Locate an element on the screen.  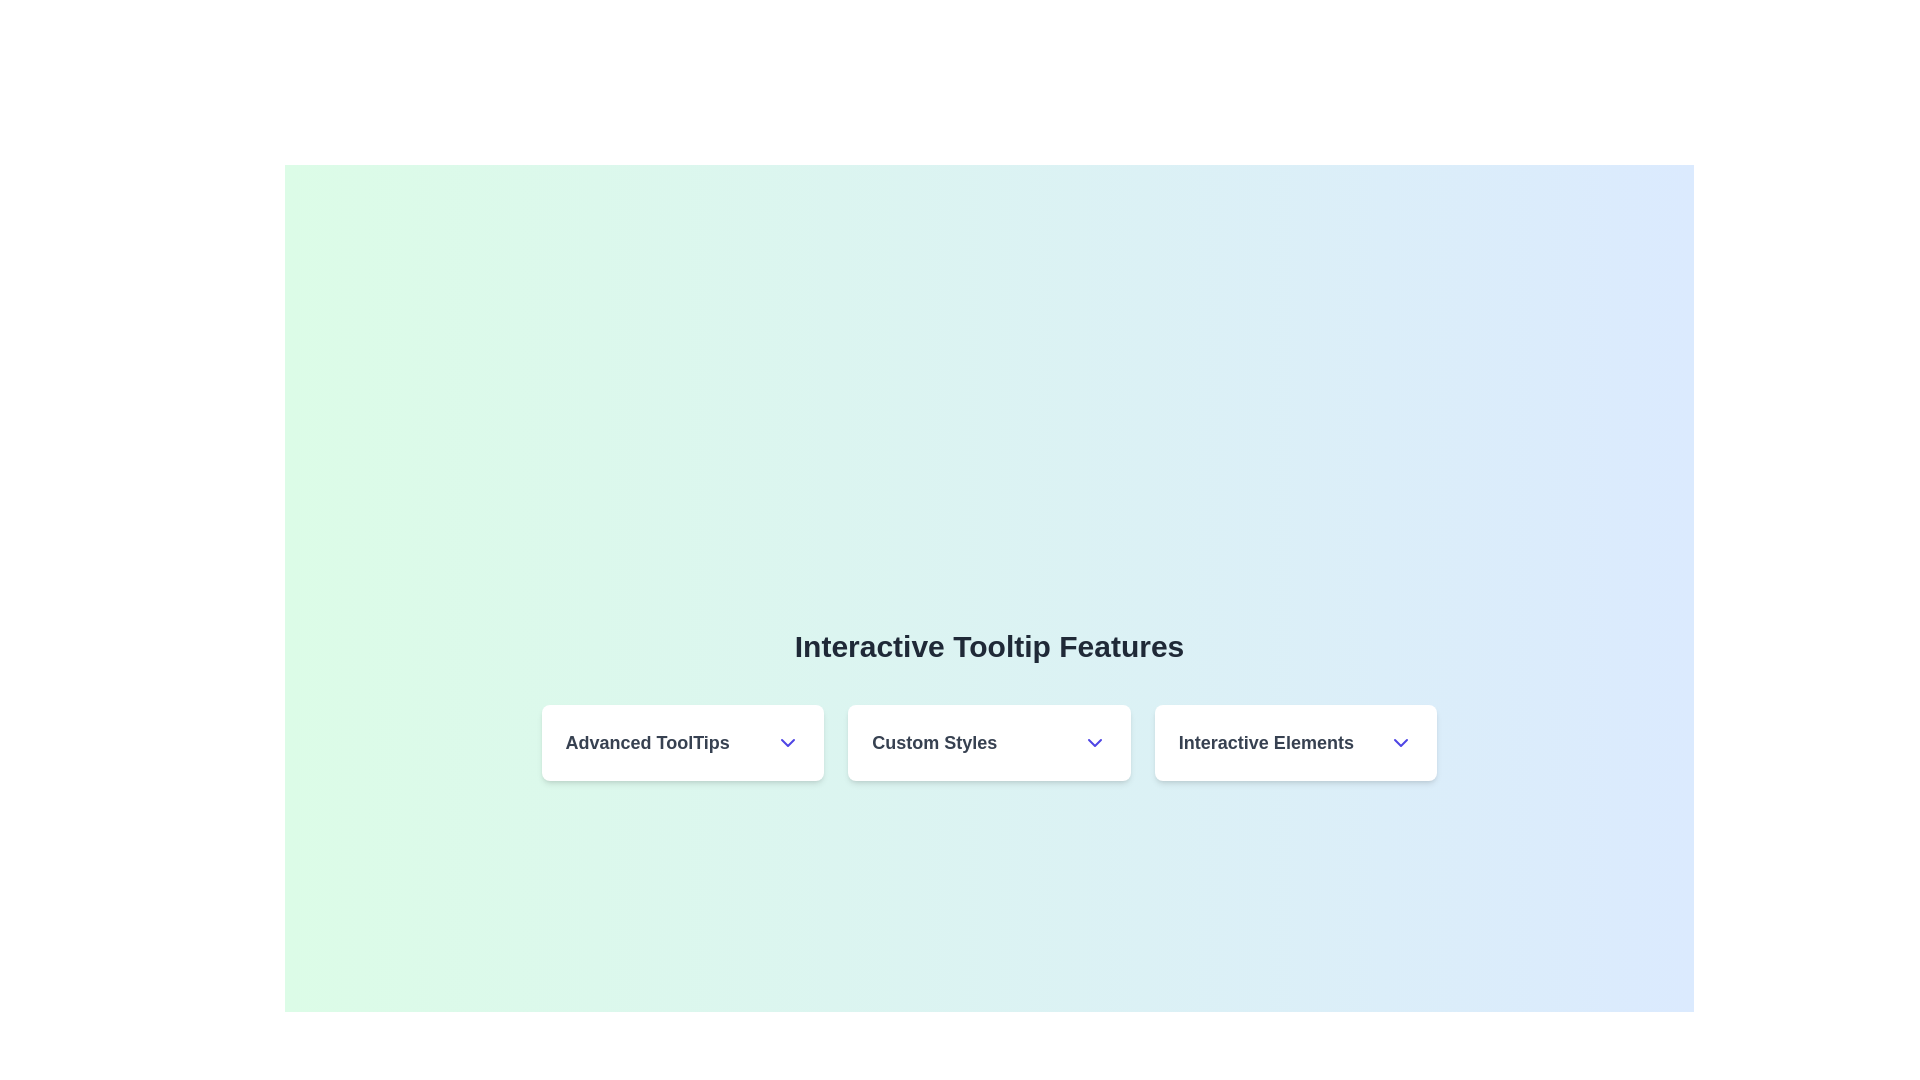
the first card-like button in the grid layout that allows users is located at coordinates (682, 743).